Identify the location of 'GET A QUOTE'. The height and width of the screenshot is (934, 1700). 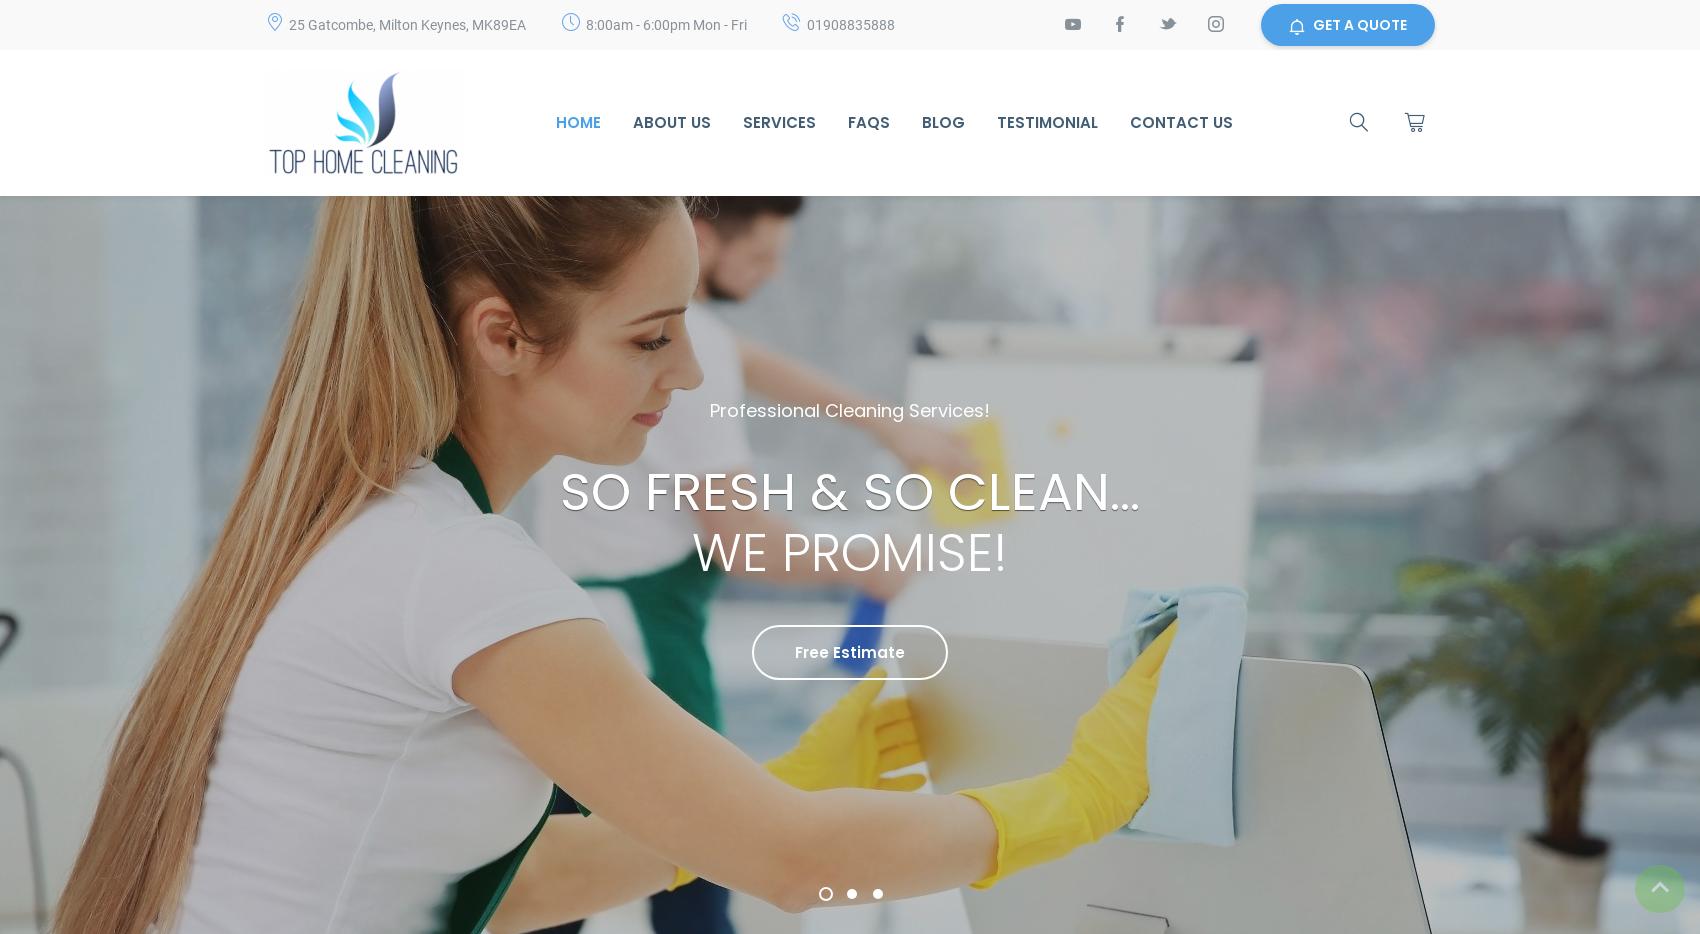
(1360, 24).